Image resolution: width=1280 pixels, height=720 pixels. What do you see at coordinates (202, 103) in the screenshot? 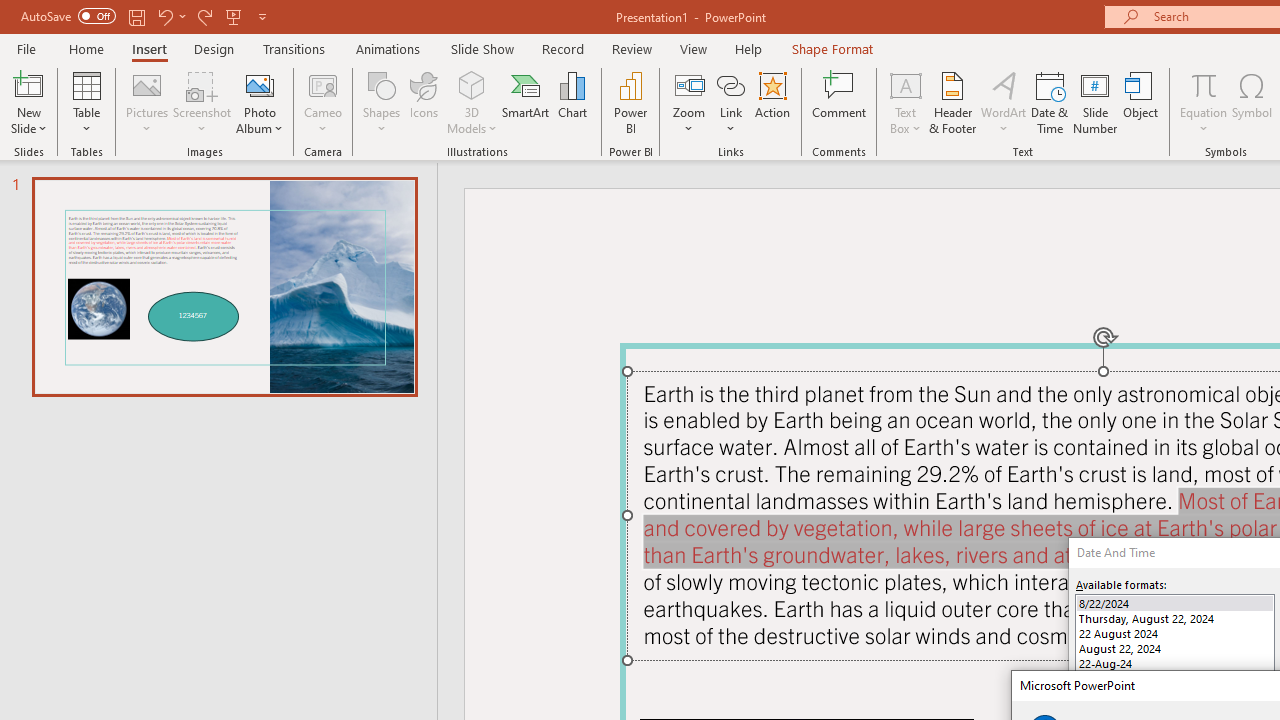
I see `'Screenshot'` at bounding box center [202, 103].